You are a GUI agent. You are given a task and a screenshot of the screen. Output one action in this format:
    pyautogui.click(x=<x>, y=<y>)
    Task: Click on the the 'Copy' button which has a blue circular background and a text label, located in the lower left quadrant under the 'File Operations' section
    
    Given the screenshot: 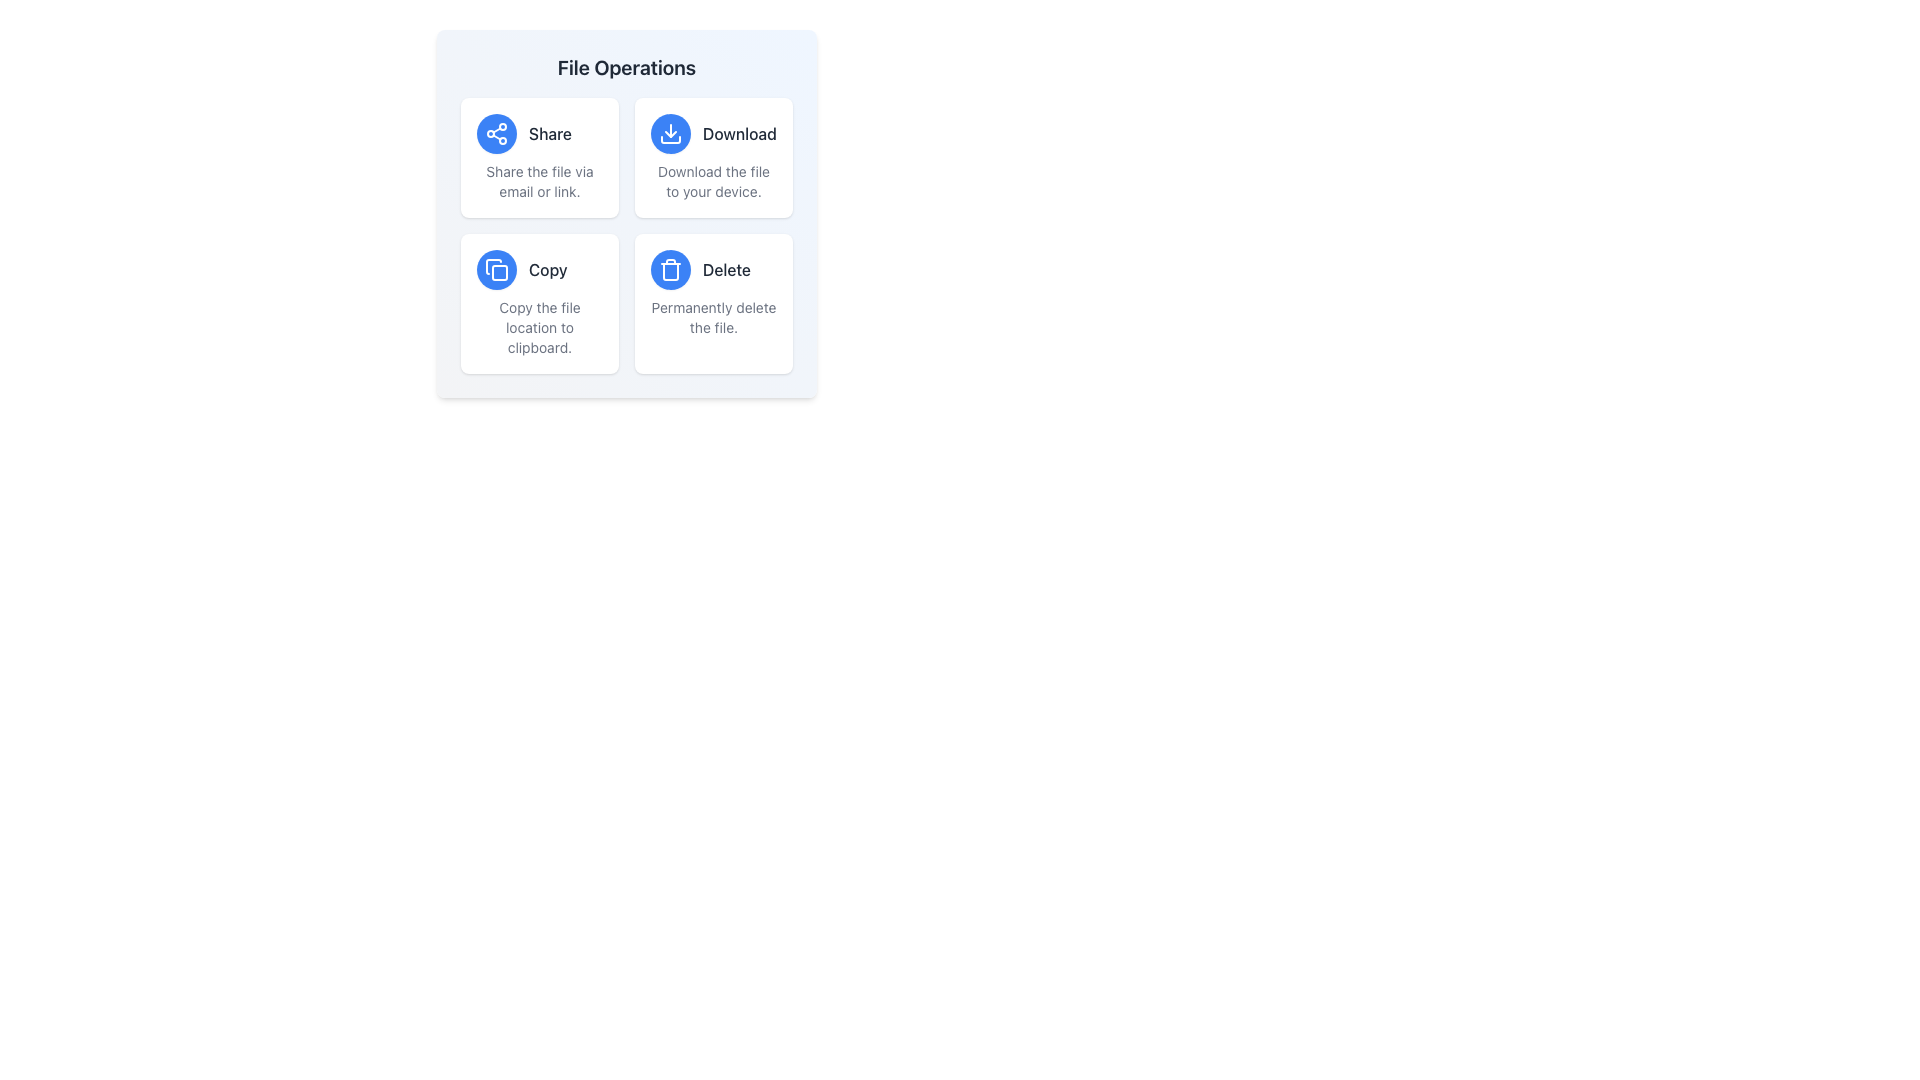 What is the action you would take?
    pyautogui.click(x=539, y=270)
    